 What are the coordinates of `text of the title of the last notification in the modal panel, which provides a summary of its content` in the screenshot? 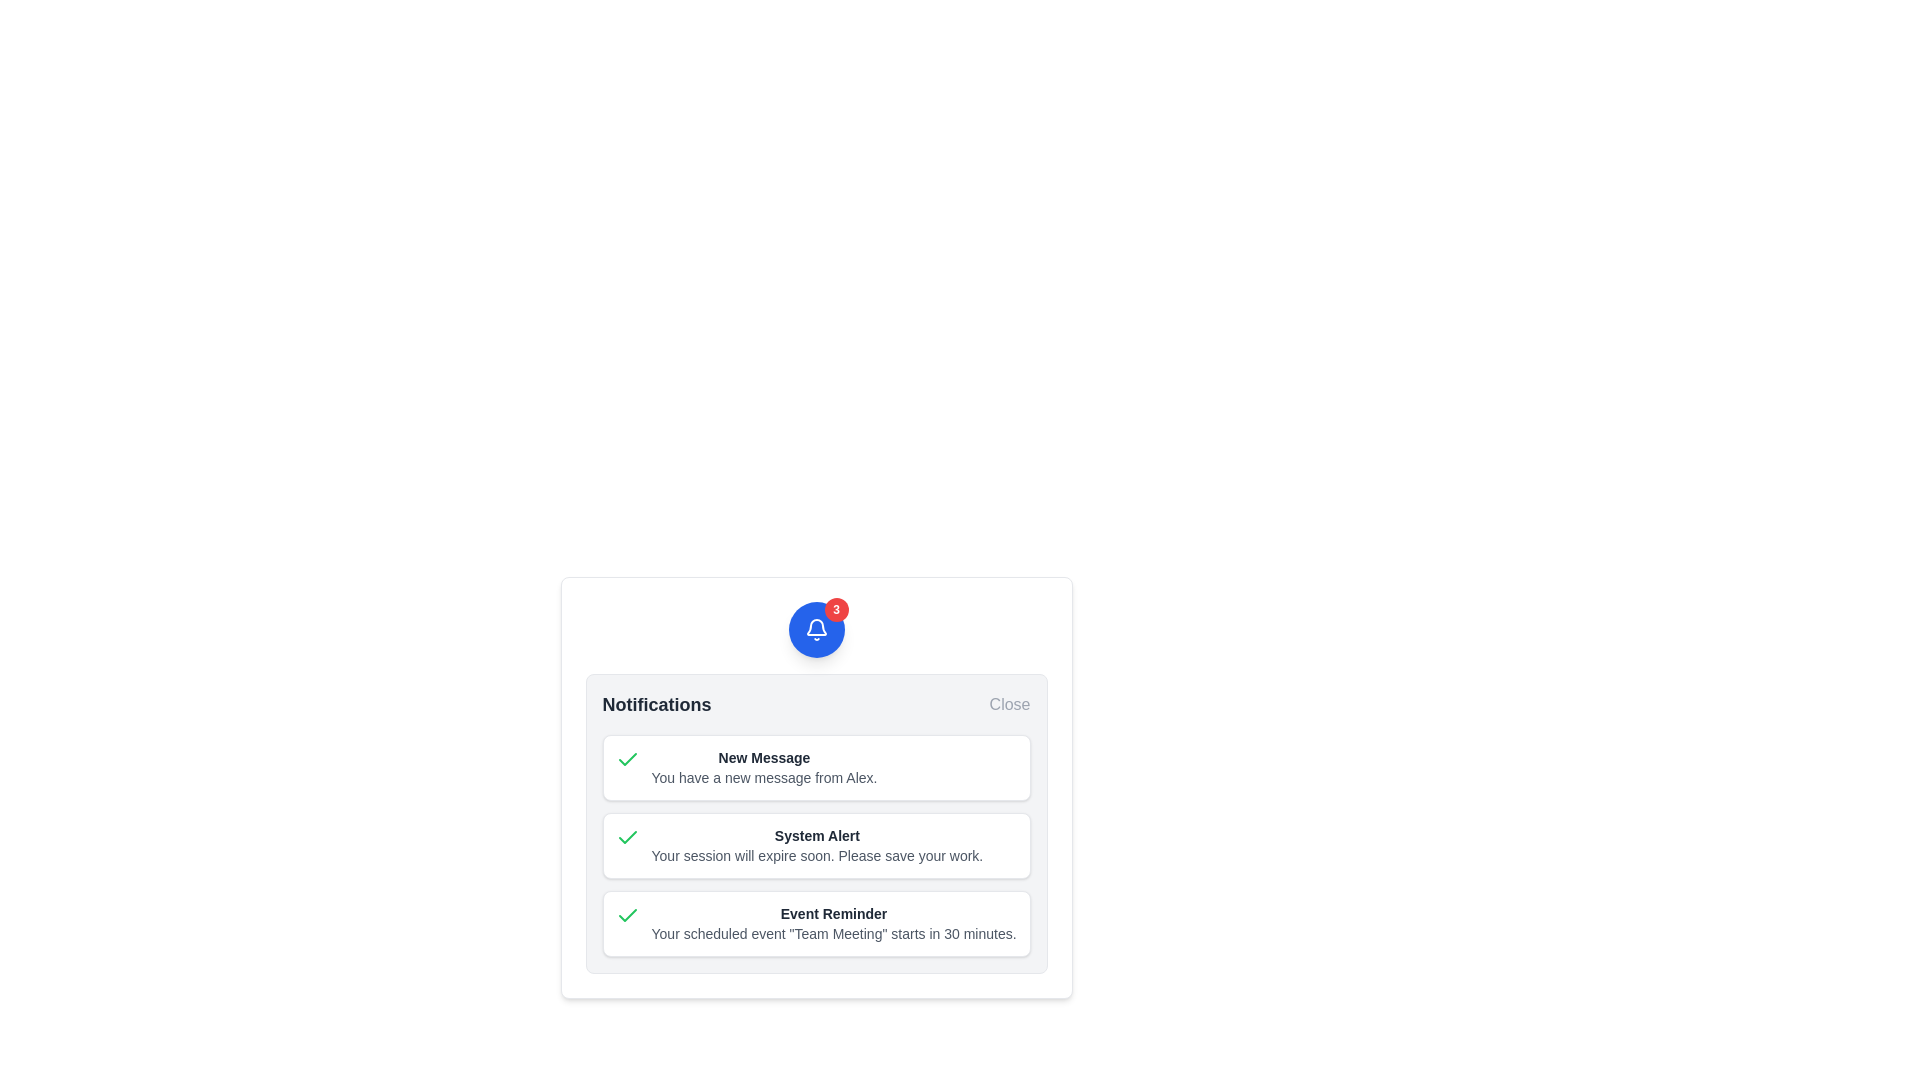 It's located at (834, 914).